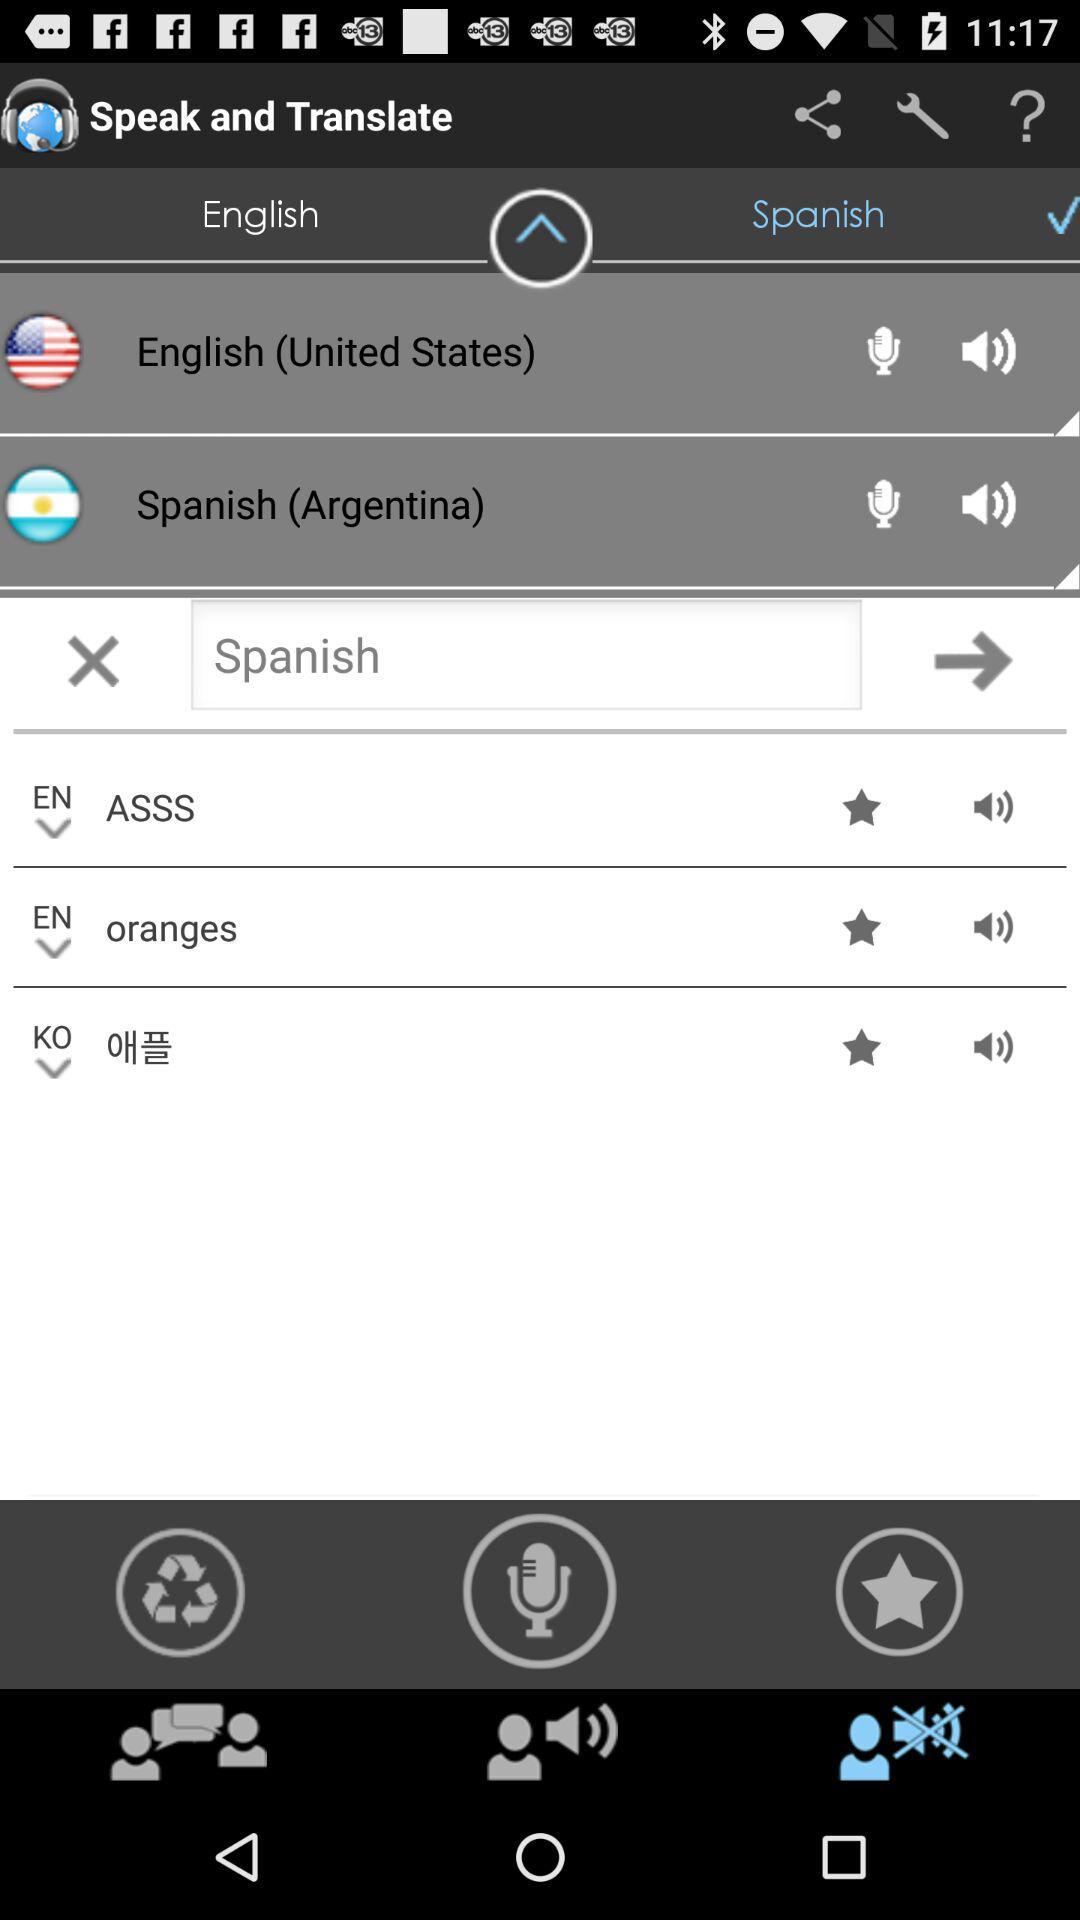 Image resolution: width=1080 pixels, height=1920 pixels. What do you see at coordinates (540, 239) in the screenshot?
I see `the icon next to english` at bounding box center [540, 239].